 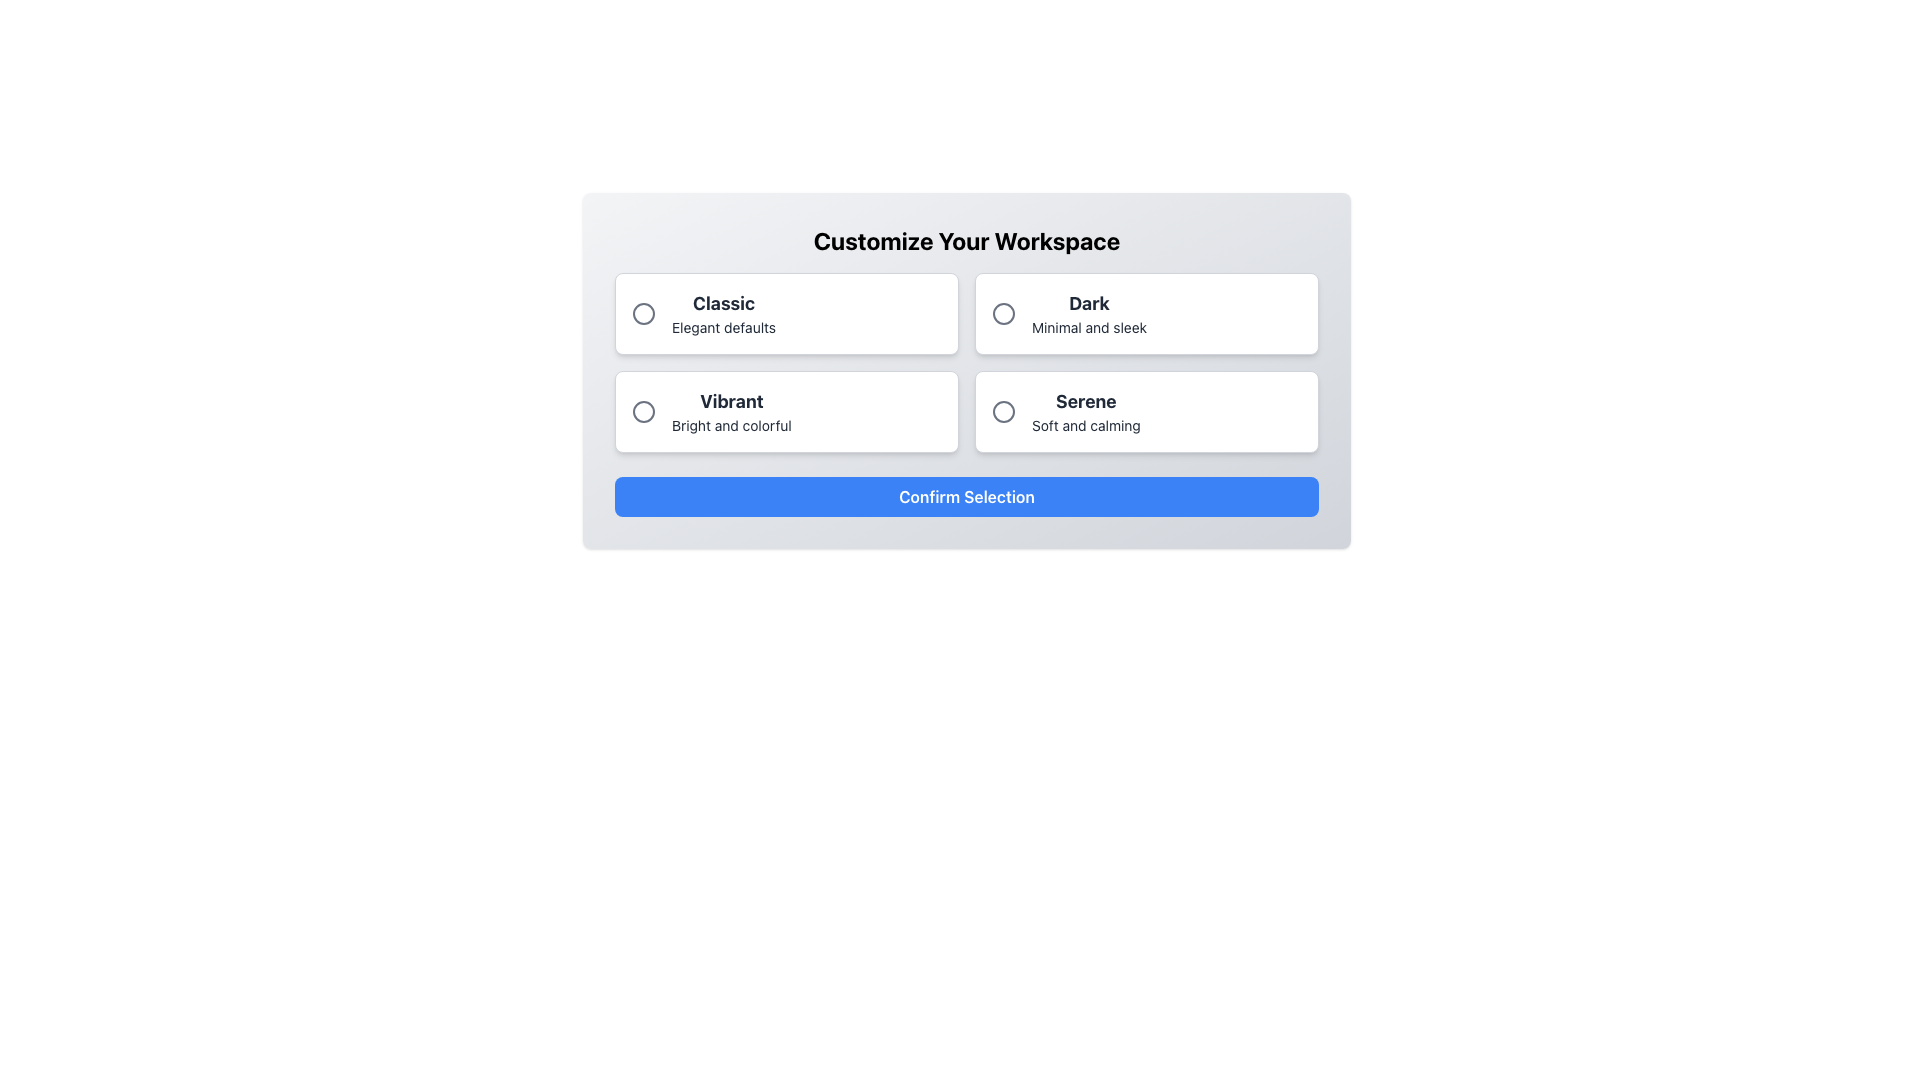 I want to click on the radio button located to the left of the 'Classic' option in the 'Customize Your Workspace' selection interface for accessibility, so click(x=643, y=313).